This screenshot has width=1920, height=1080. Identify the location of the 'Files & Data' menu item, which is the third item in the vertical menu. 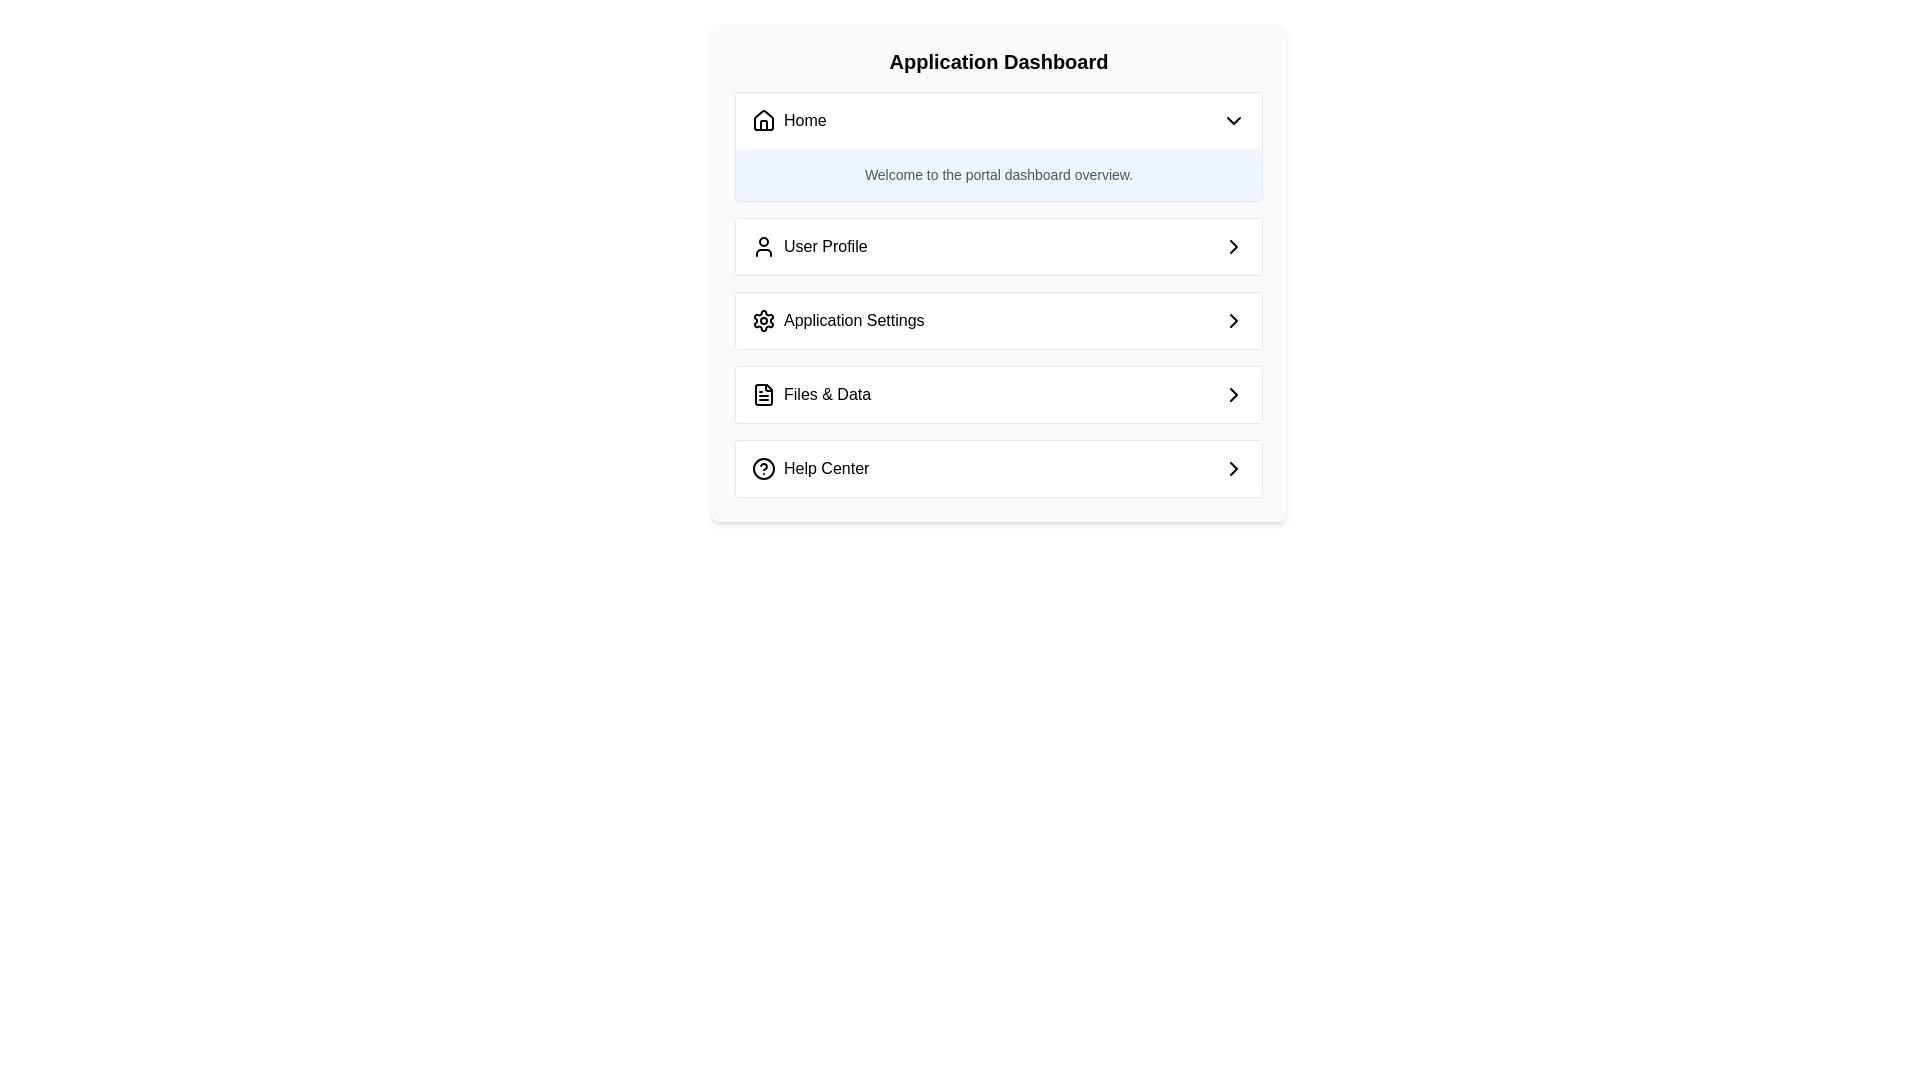
(811, 394).